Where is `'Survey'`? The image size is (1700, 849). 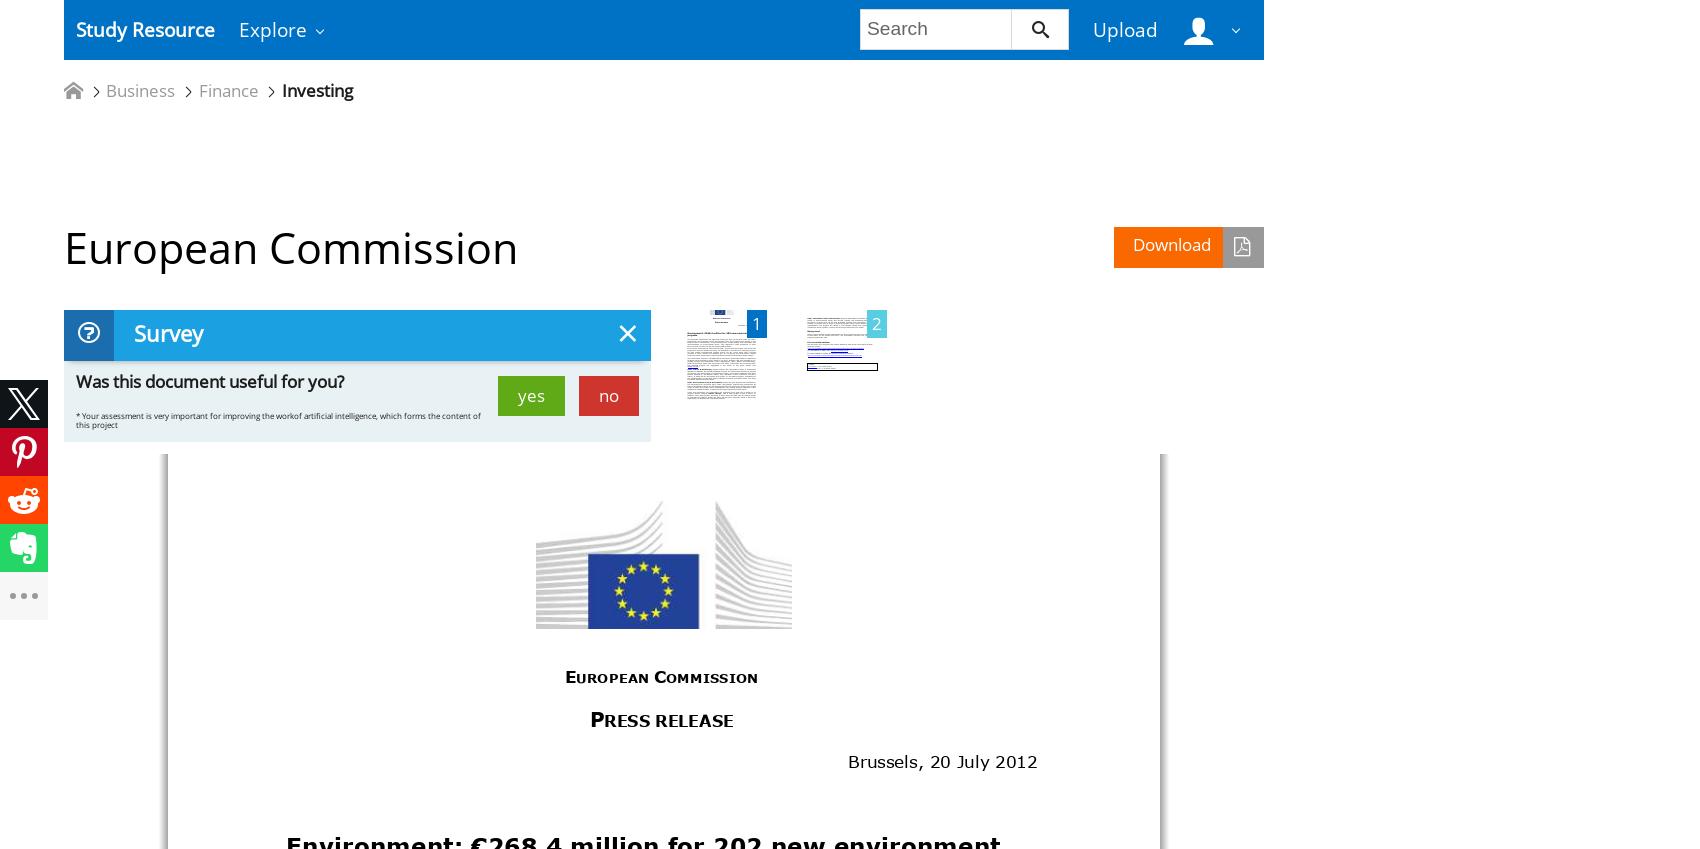
'Survey' is located at coordinates (166, 333).